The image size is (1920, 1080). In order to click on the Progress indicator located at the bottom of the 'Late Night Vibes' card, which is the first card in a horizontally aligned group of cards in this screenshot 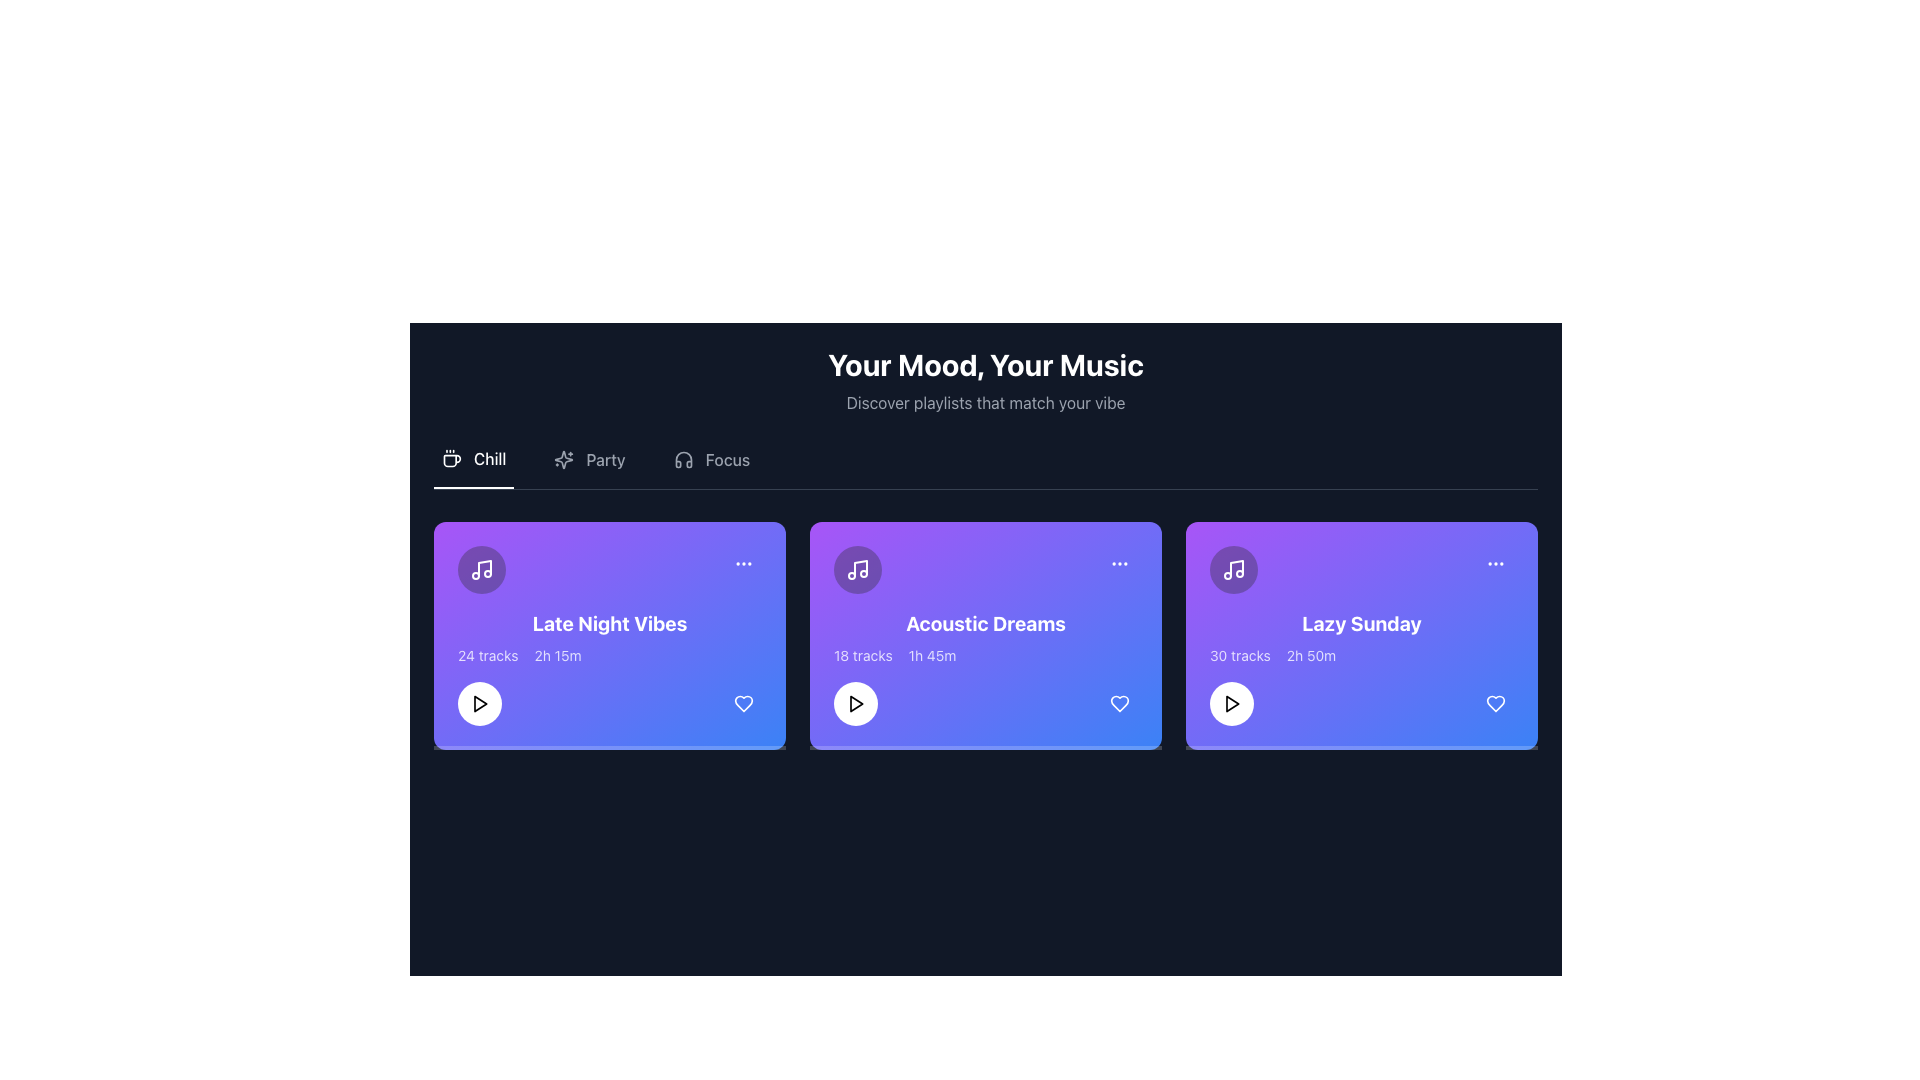, I will do `click(608, 748)`.